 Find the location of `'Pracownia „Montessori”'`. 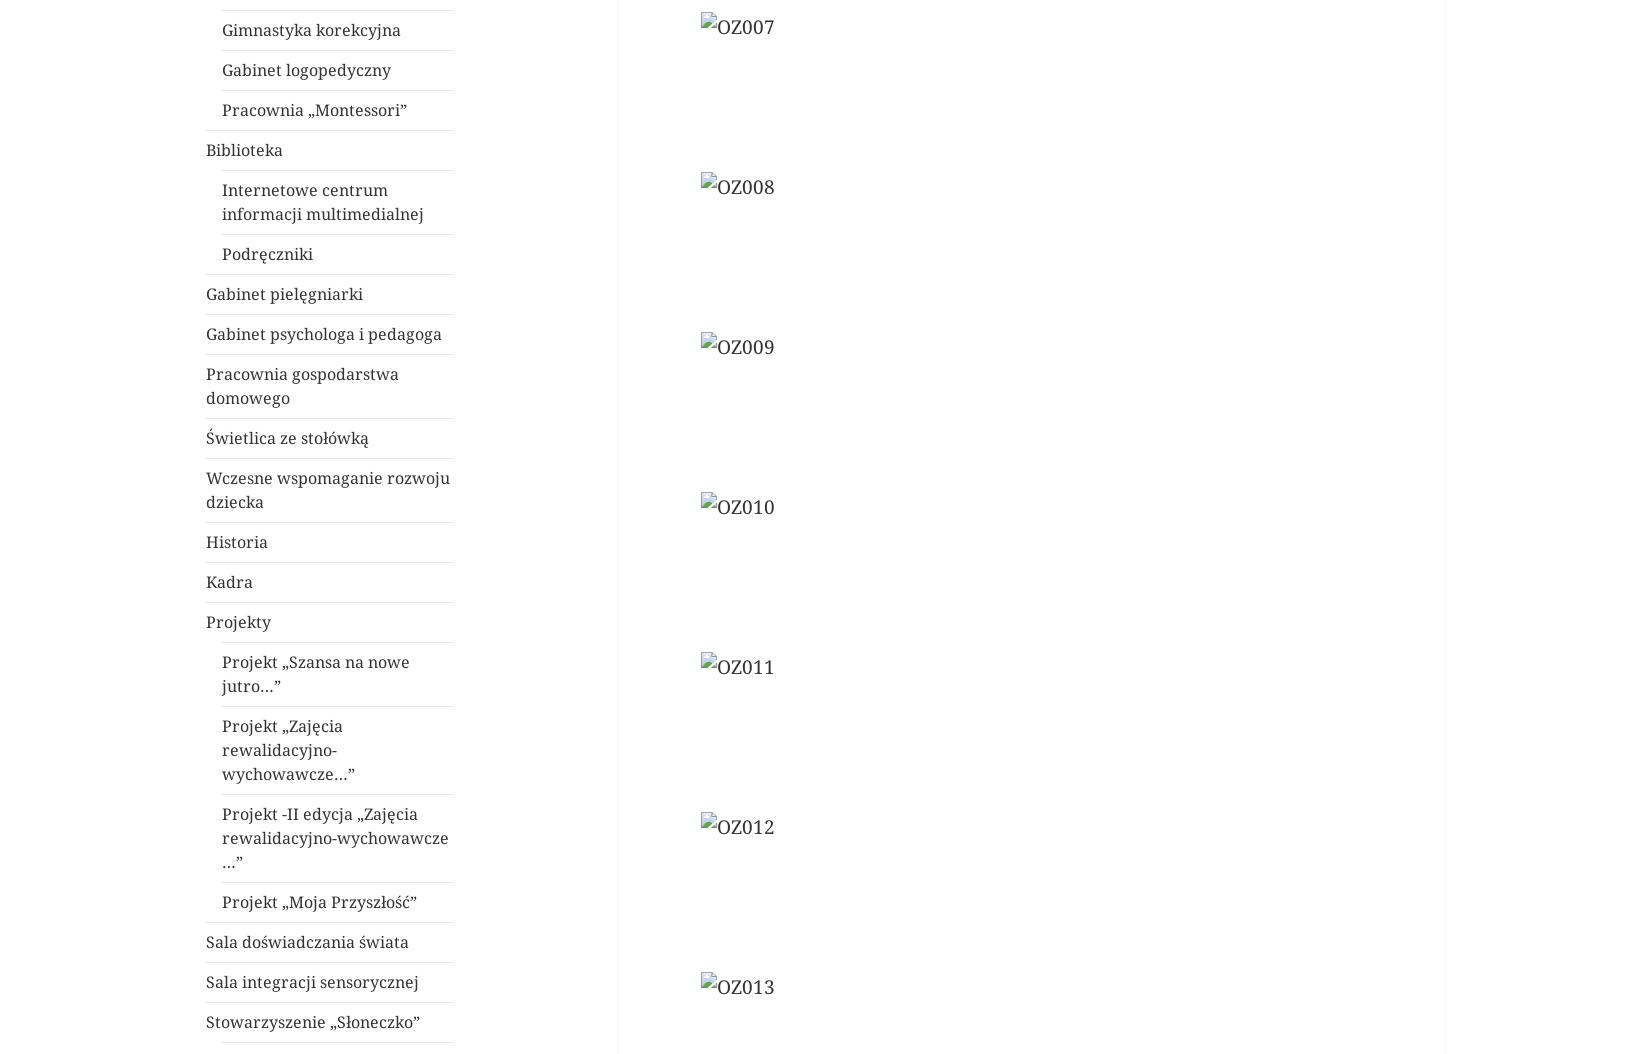

'Pracownia „Montessori”' is located at coordinates (314, 110).